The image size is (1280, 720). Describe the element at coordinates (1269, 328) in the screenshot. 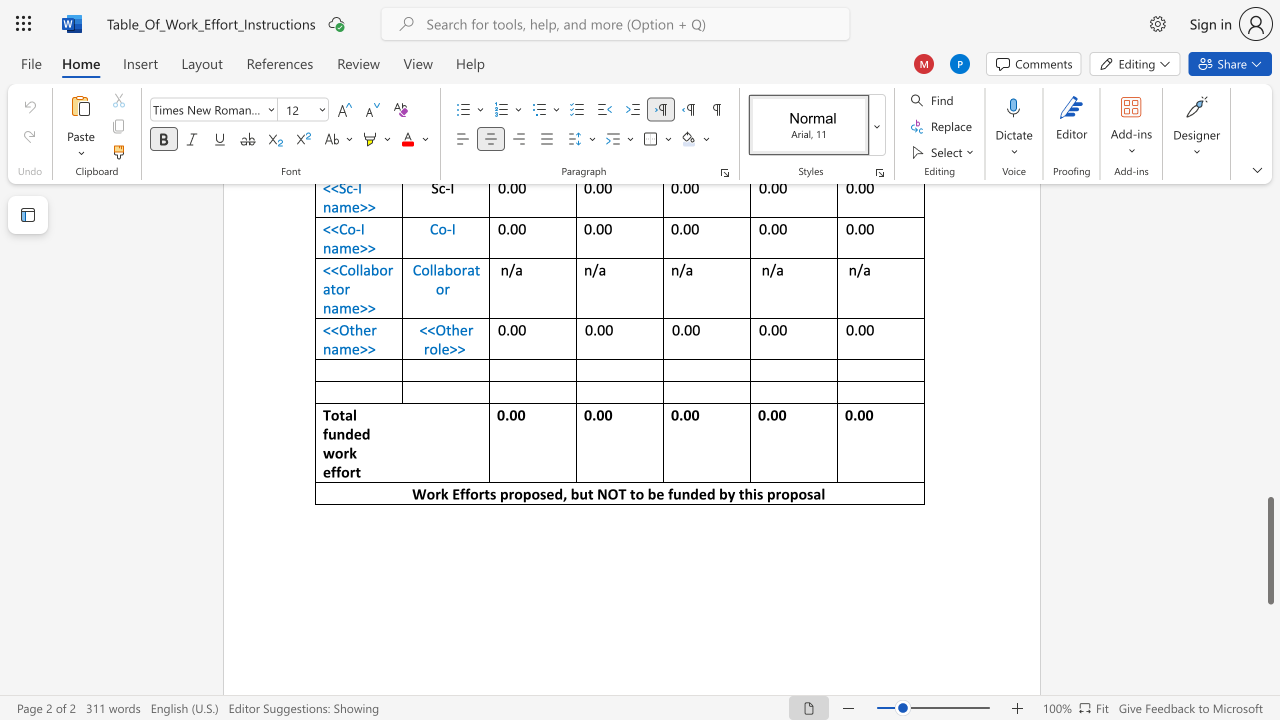

I see `the scrollbar to move the page upward` at that location.